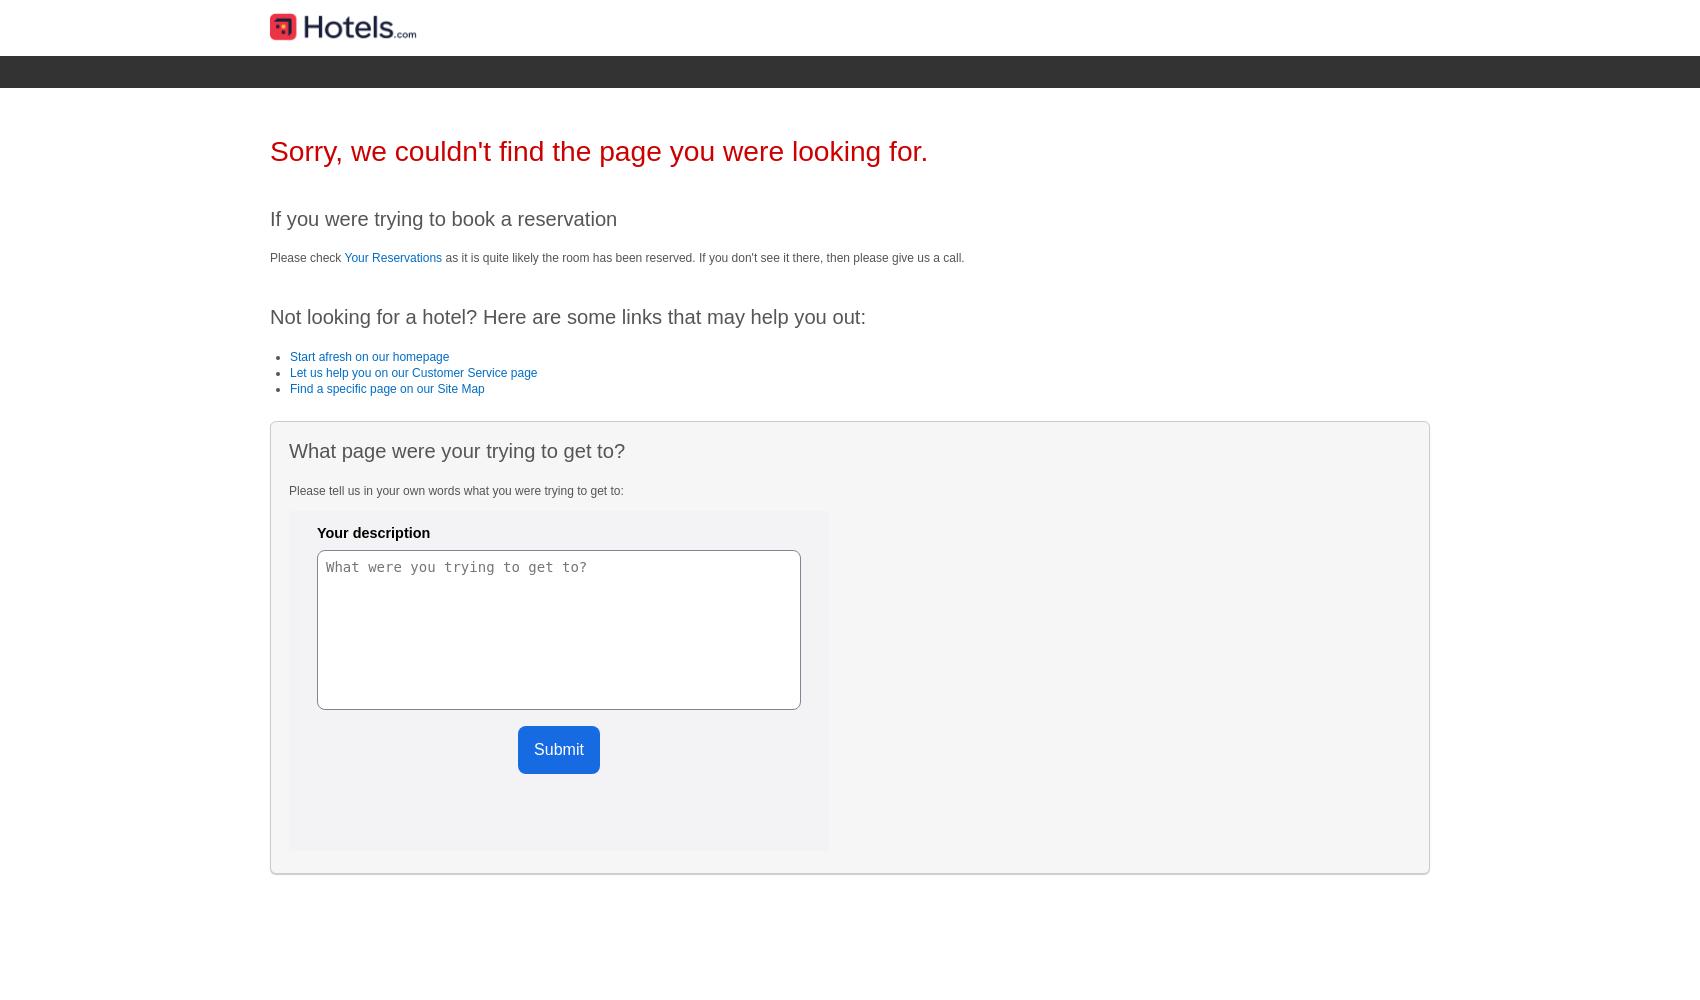  What do you see at coordinates (702, 257) in the screenshot?
I see `'as it is quite likely the room has been reserved. If you don't see it there, then please give us a call.'` at bounding box center [702, 257].